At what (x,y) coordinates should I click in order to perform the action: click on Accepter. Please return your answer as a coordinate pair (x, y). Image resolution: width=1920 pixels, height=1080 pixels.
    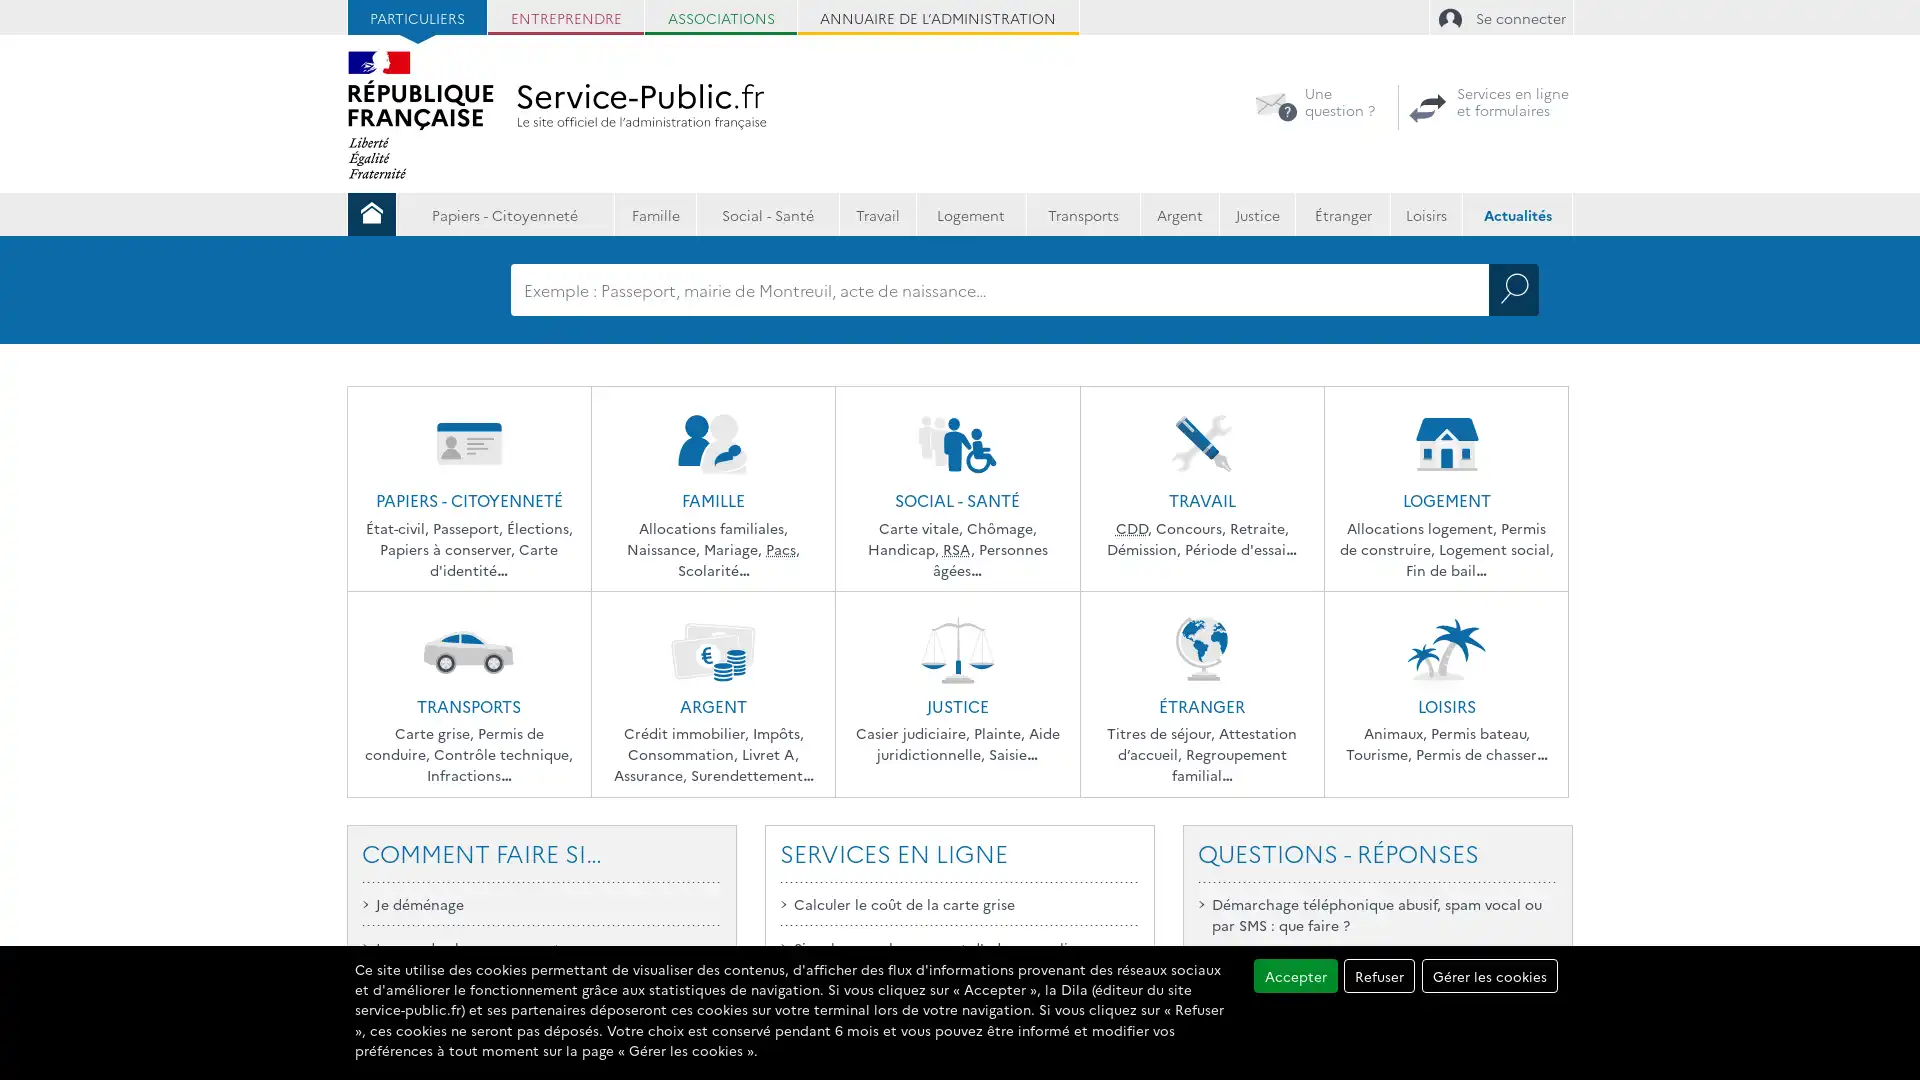
    Looking at the image, I should click on (1295, 974).